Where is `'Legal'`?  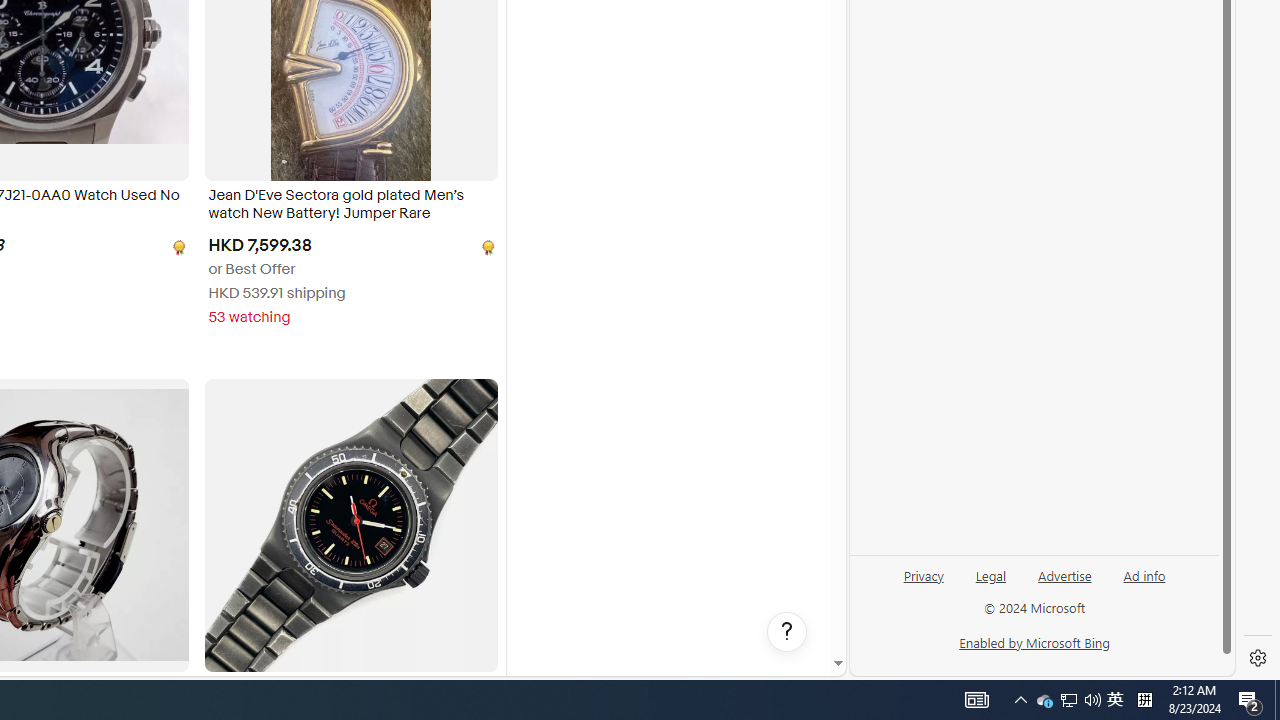
'Legal' is located at coordinates (990, 583).